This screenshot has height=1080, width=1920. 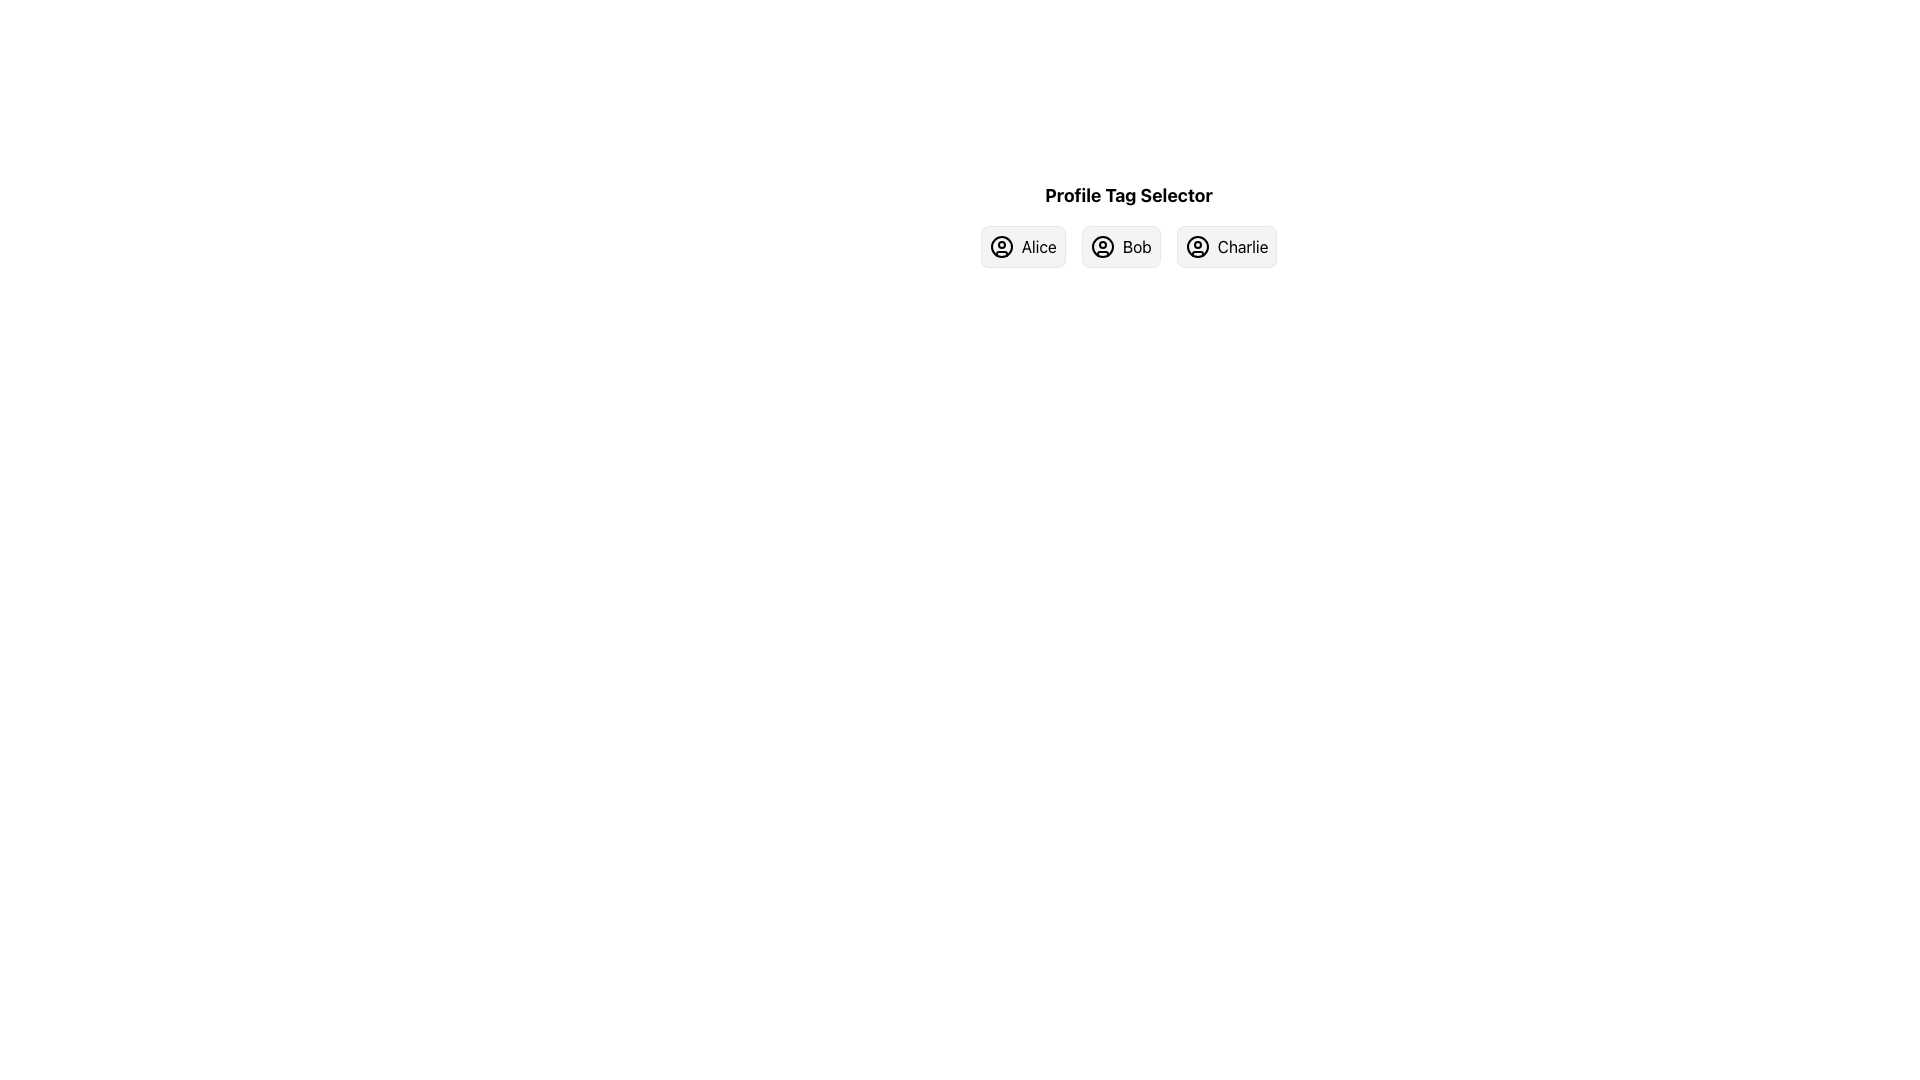 What do you see at coordinates (1197, 245) in the screenshot?
I see `the SVG Circle element, which is a circular shape centered within the user icon silhouette, positioned to the right of 'Alice' and 'Bob' and above 'Charlie'` at bounding box center [1197, 245].